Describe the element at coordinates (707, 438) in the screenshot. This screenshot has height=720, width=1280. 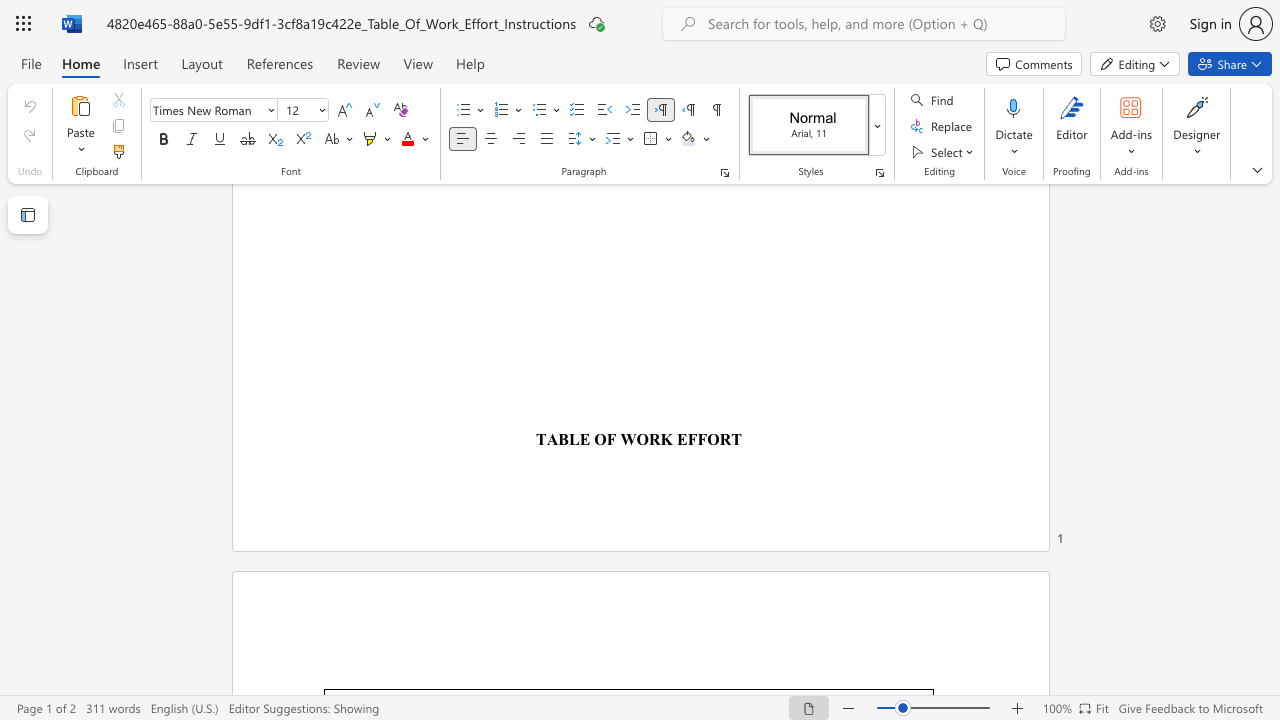
I see `the space between the continuous character "F" and "O" in the text` at that location.